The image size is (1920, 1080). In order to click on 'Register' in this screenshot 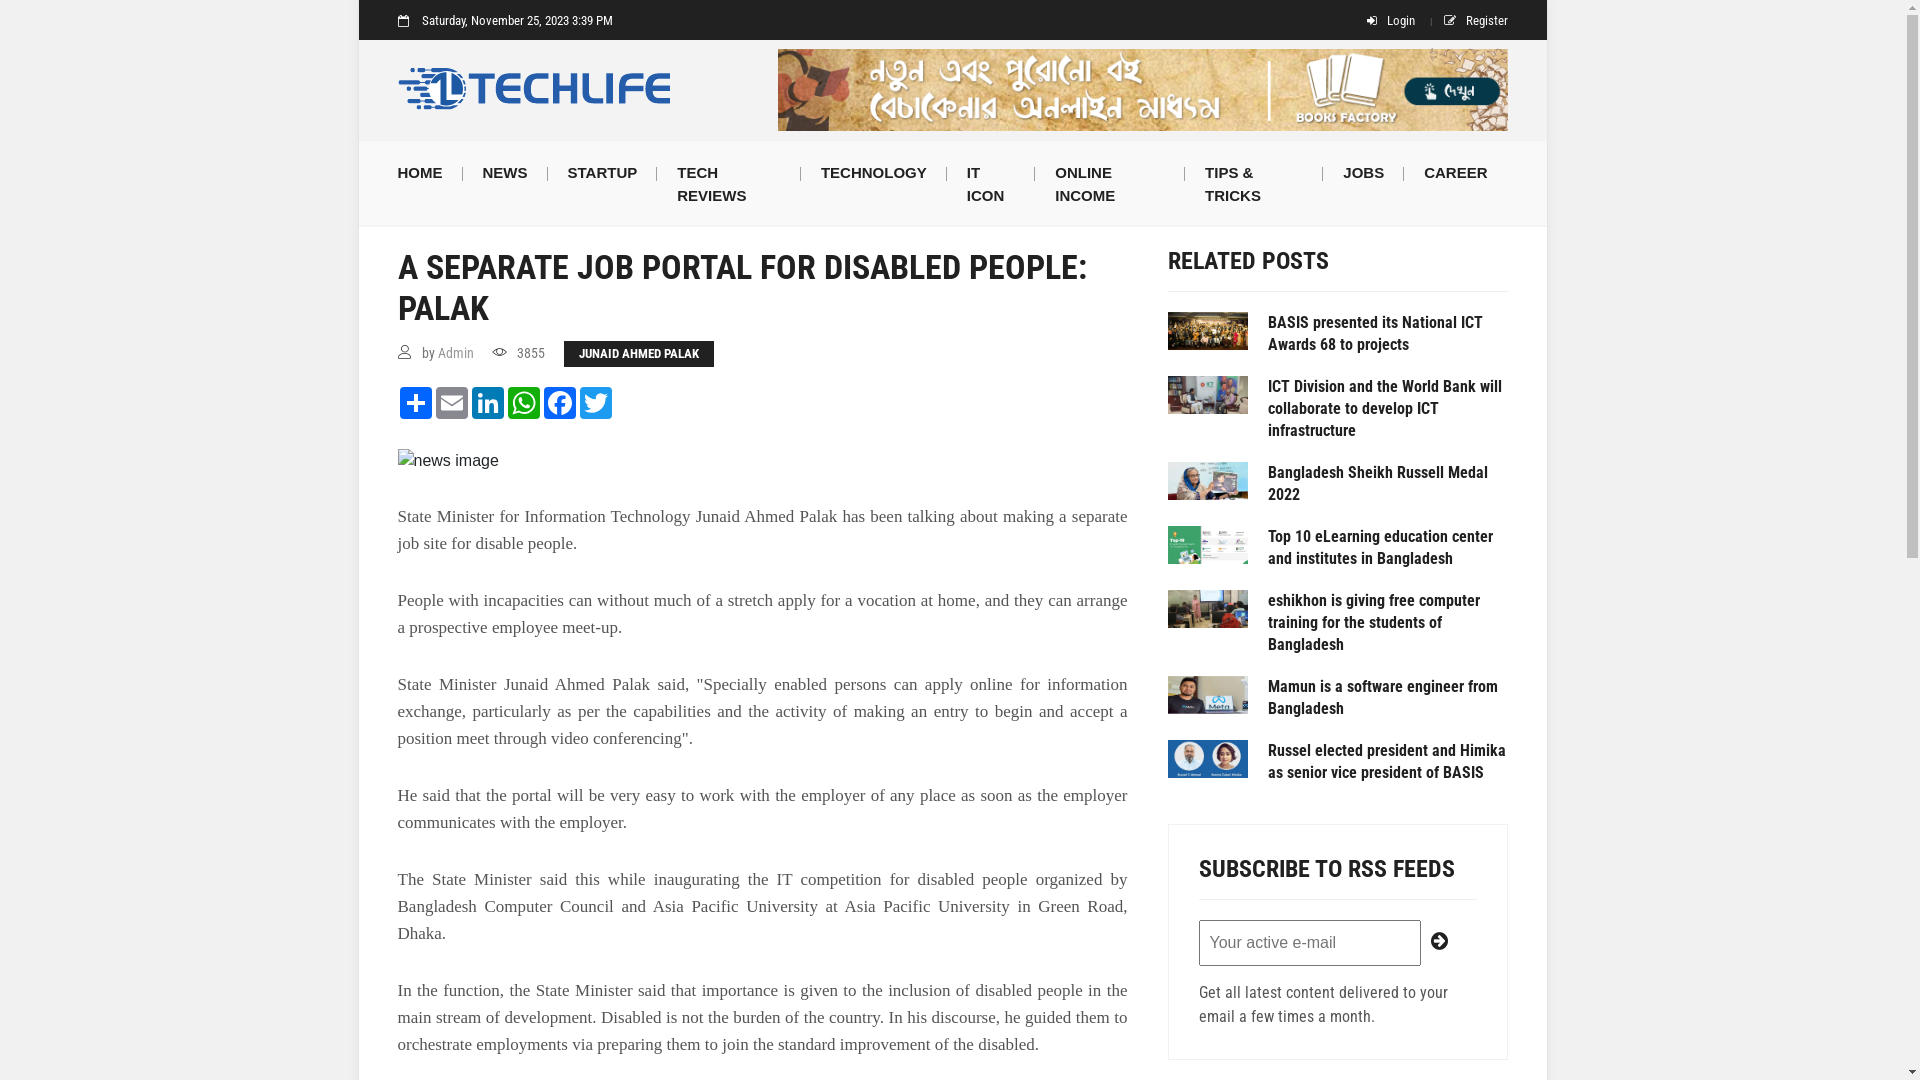, I will do `click(1476, 20)`.